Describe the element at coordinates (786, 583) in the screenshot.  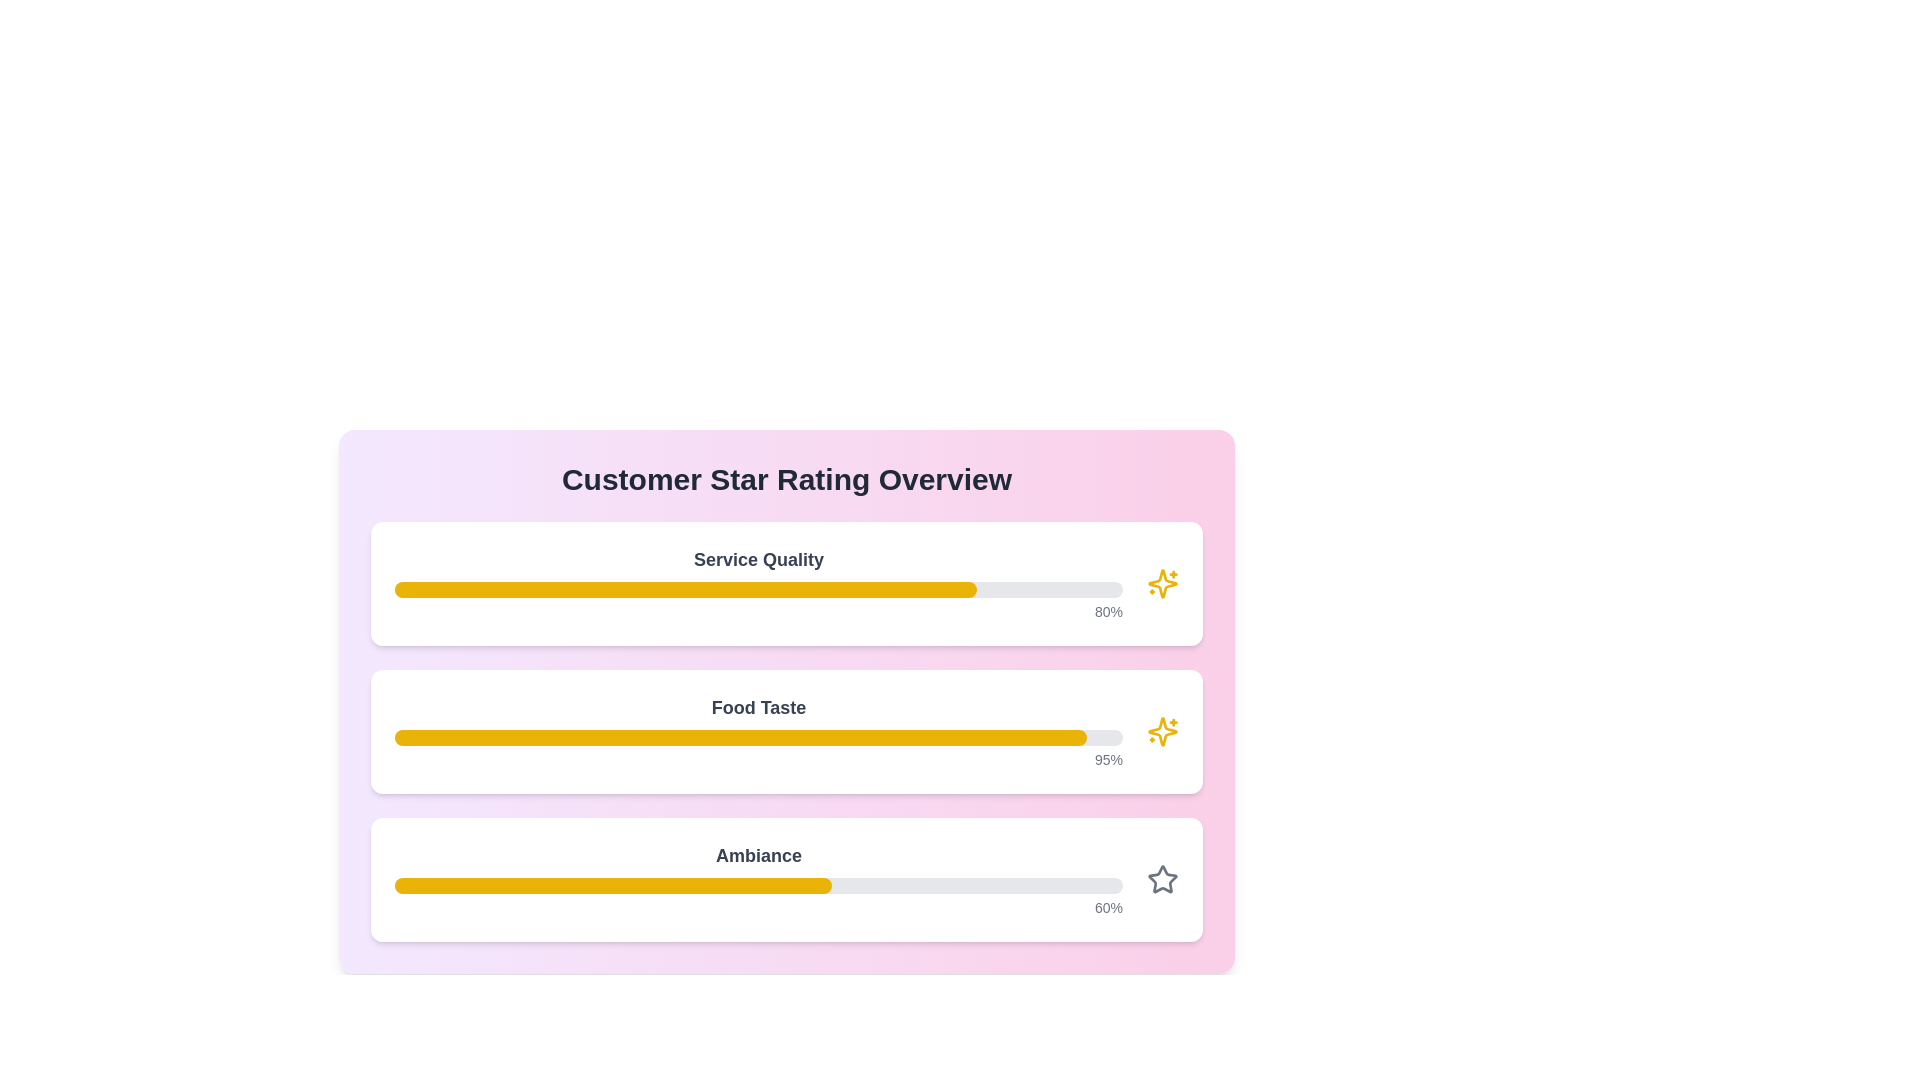
I see `displayed percentage value from the 'Service Quality' progress bar, which is filled to about 80% and has the title 'Service Quality' above it` at that location.